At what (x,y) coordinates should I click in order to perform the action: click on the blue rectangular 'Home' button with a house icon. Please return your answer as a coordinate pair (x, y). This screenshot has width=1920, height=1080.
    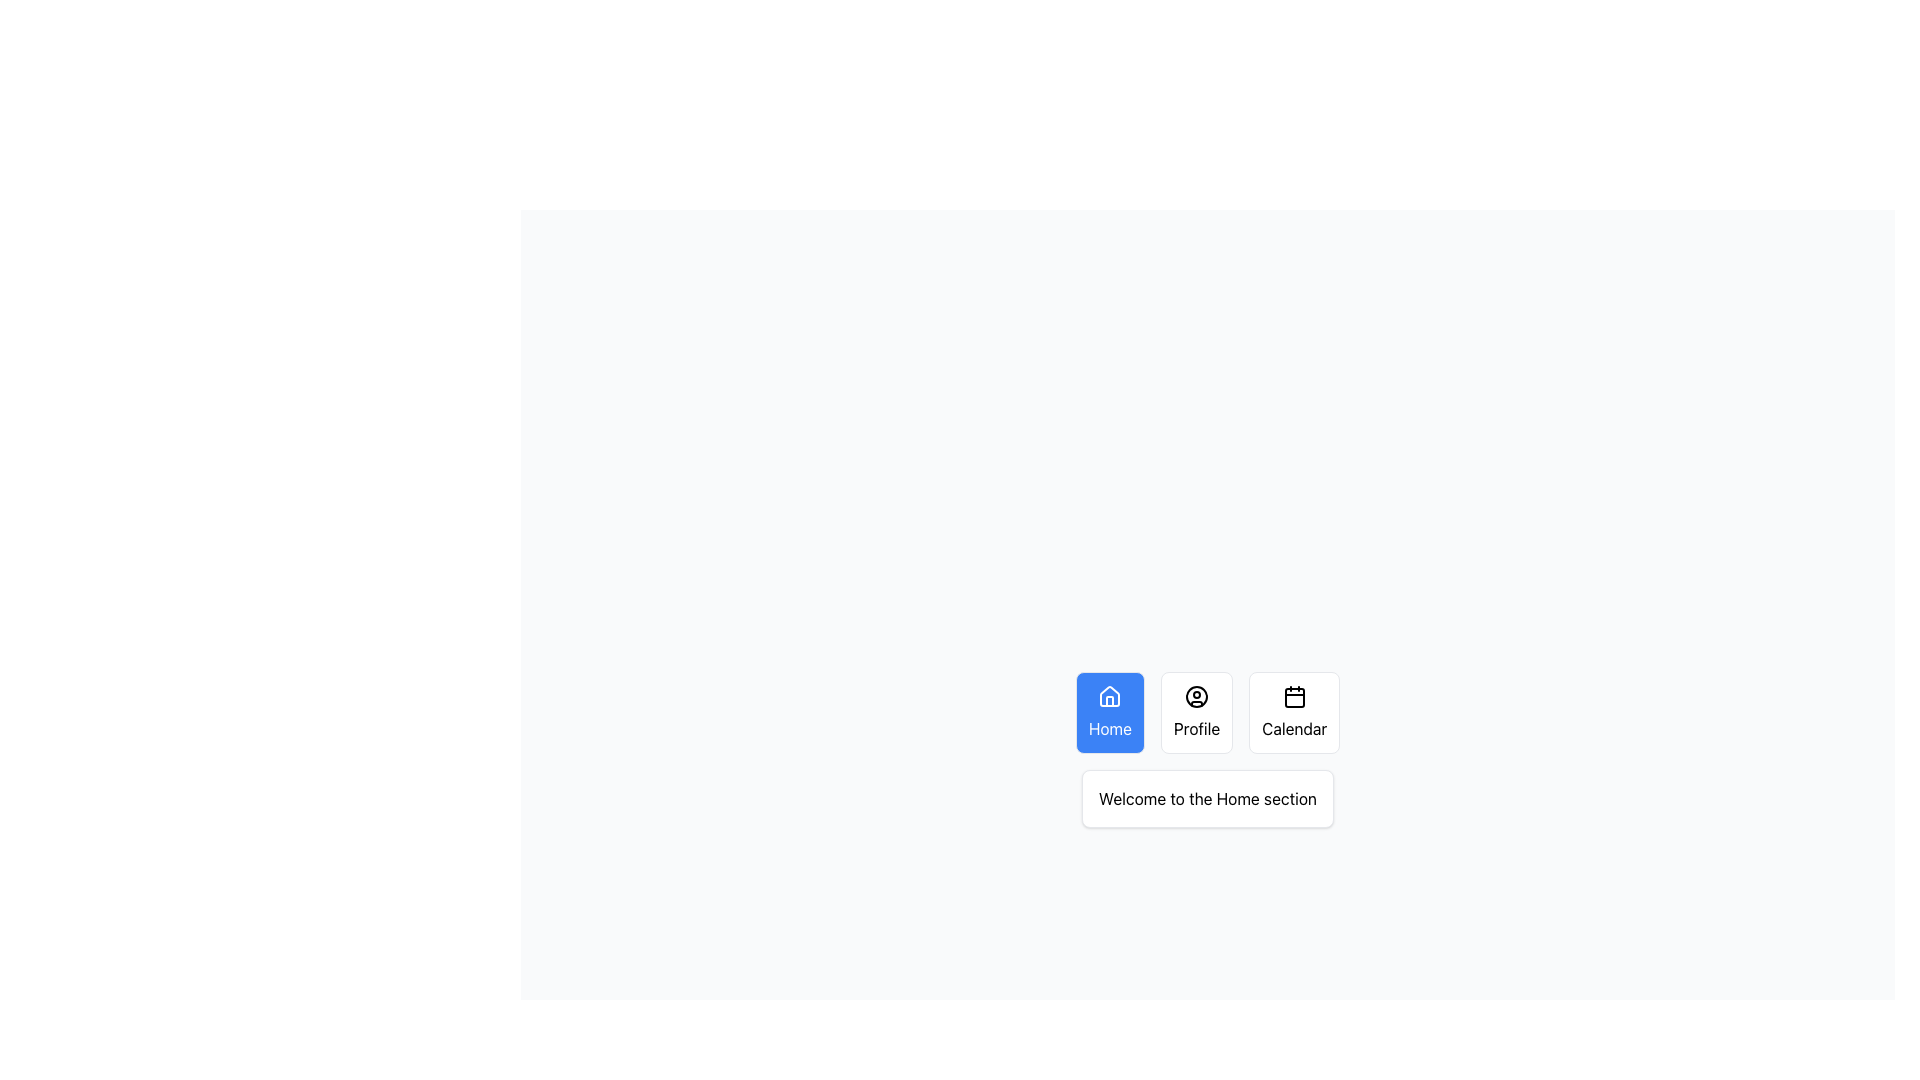
    Looking at the image, I should click on (1108, 712).